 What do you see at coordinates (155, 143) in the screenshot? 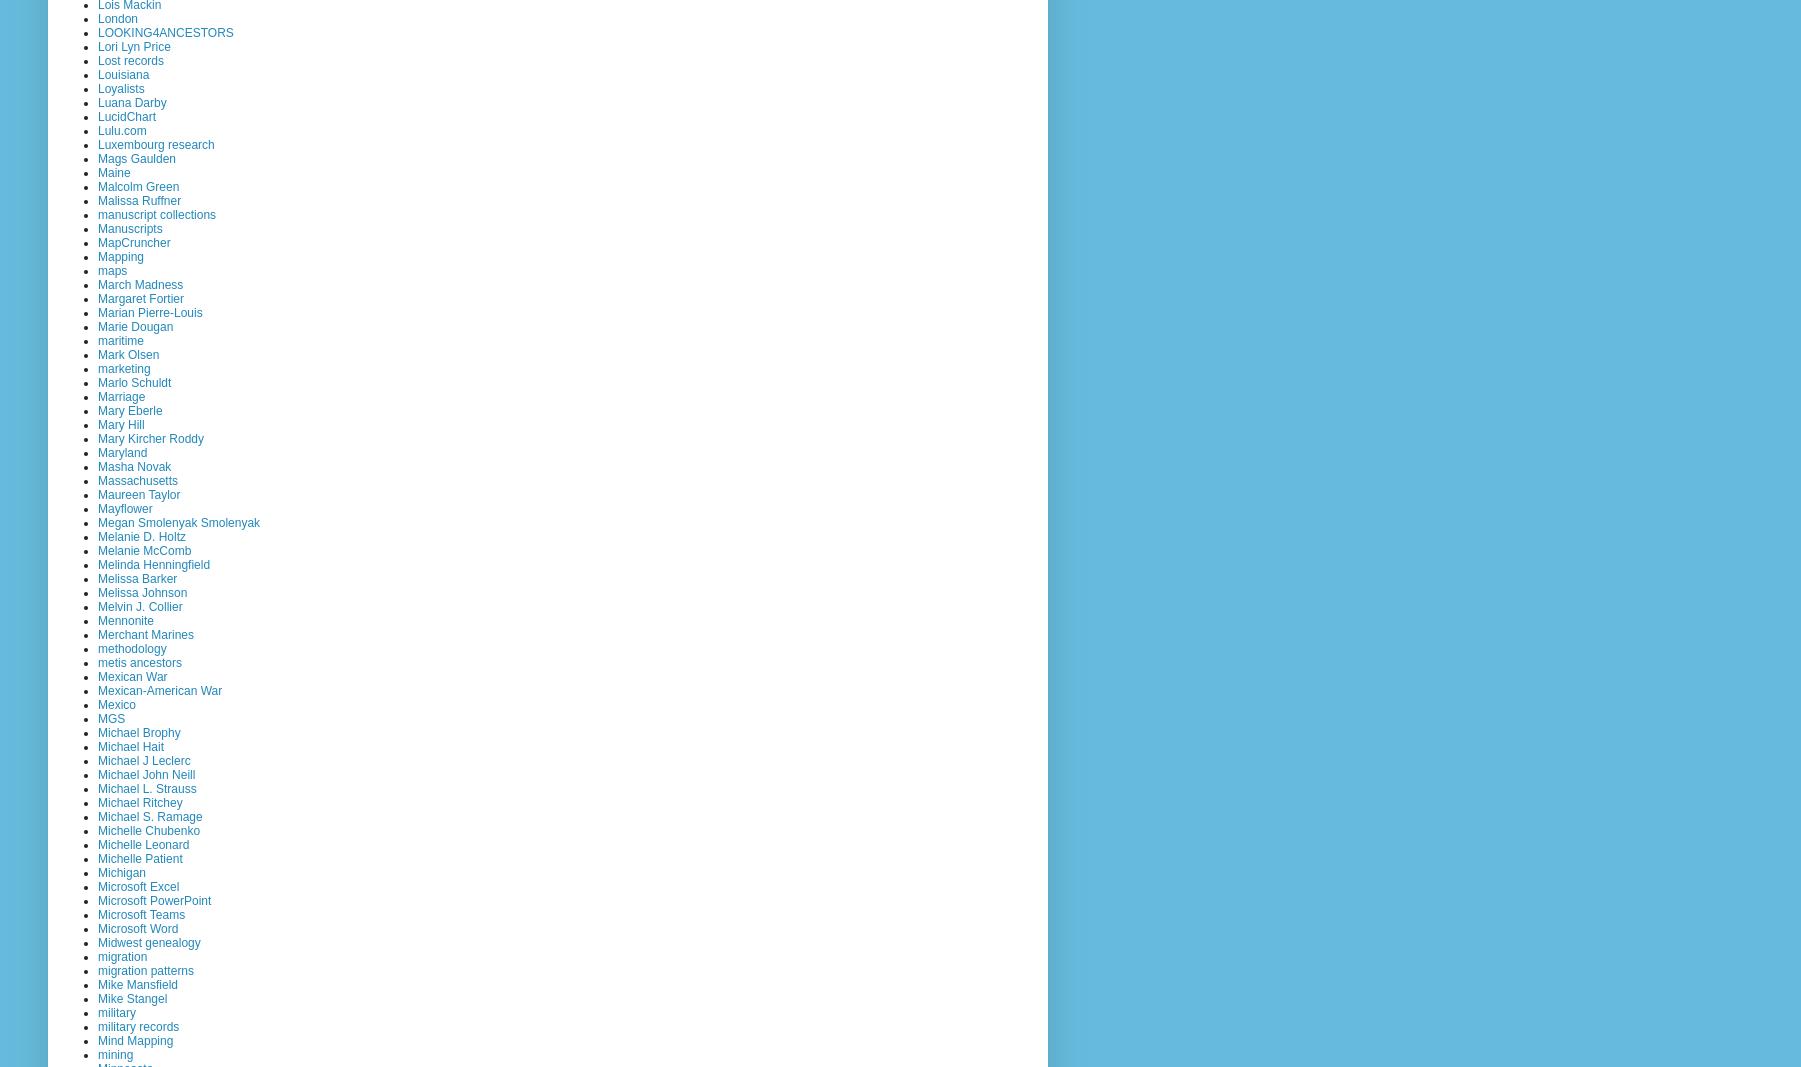
I see `'Luxembourg research'` at bounding box center [155, 143].